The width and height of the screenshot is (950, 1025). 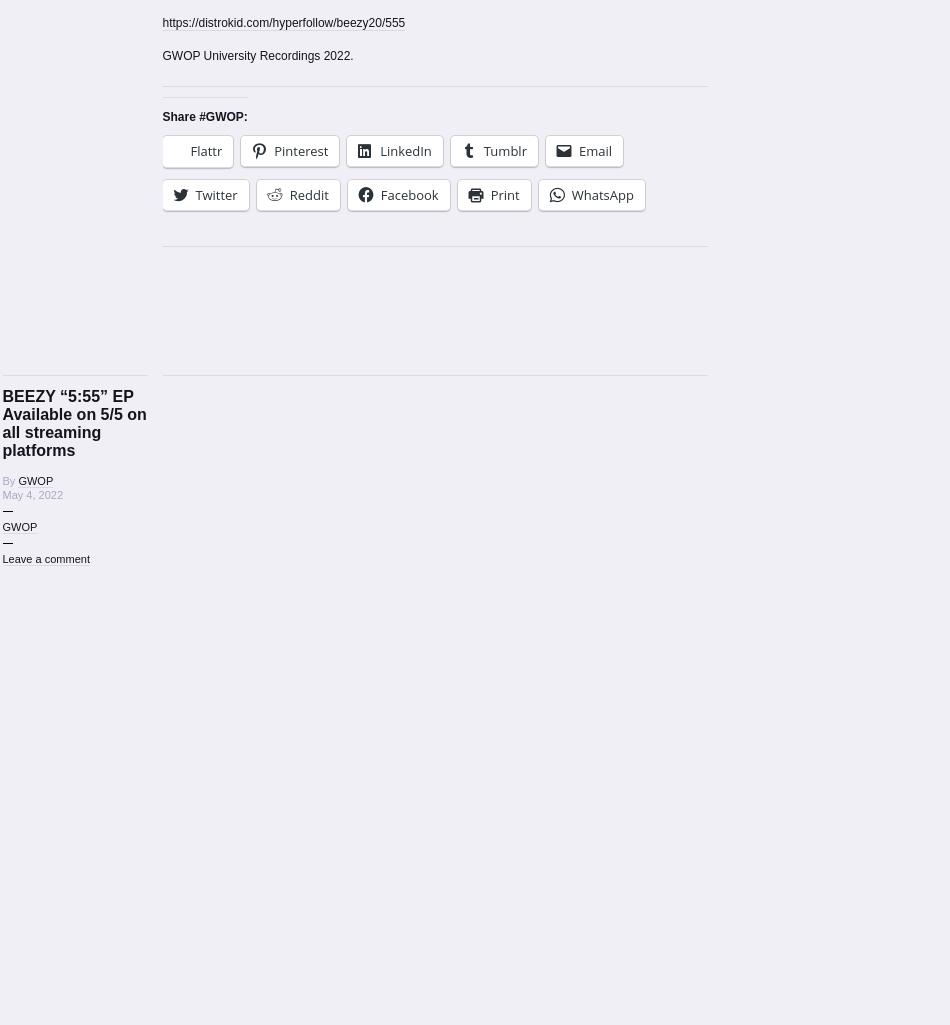 What do you see at coordinates (577, 149) in the screenshot?
I see `'Email'` at bounding box center [577, 149].